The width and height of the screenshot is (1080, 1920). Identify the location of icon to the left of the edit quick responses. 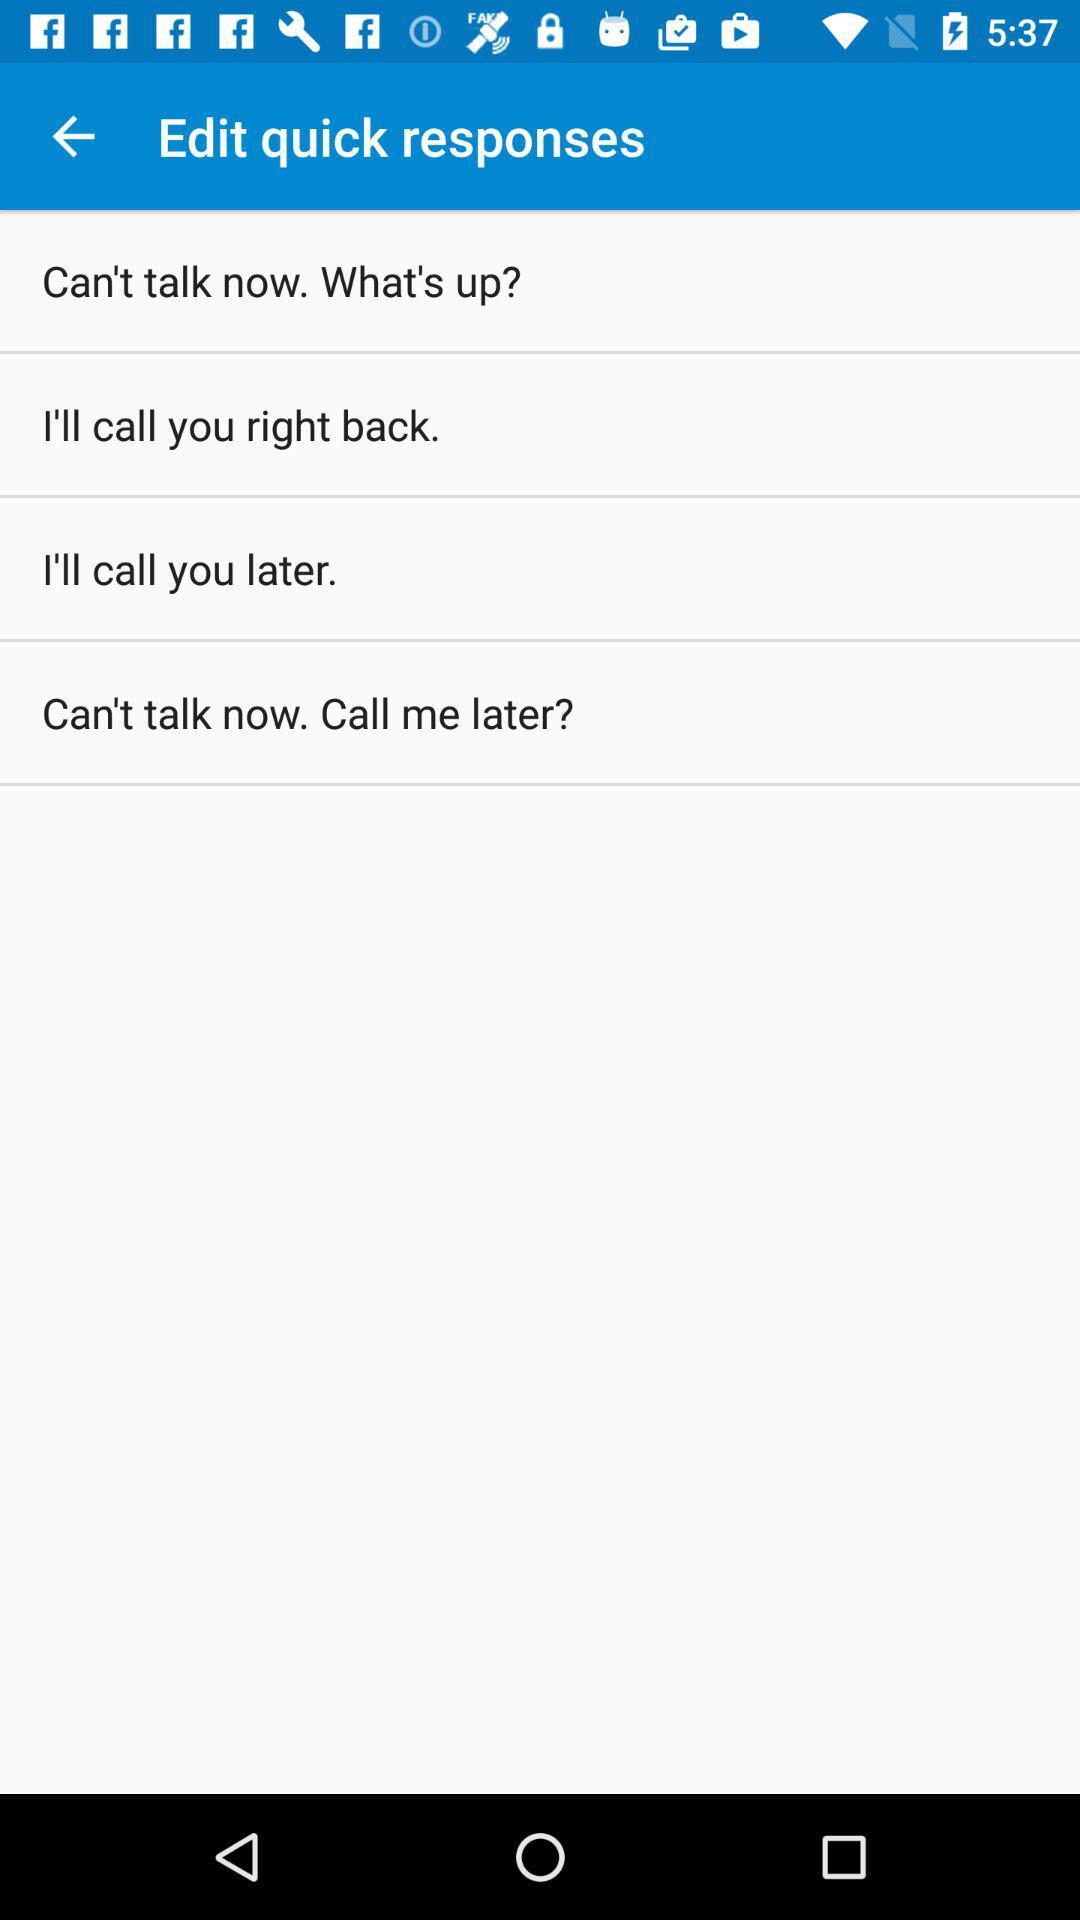
(72, 135).